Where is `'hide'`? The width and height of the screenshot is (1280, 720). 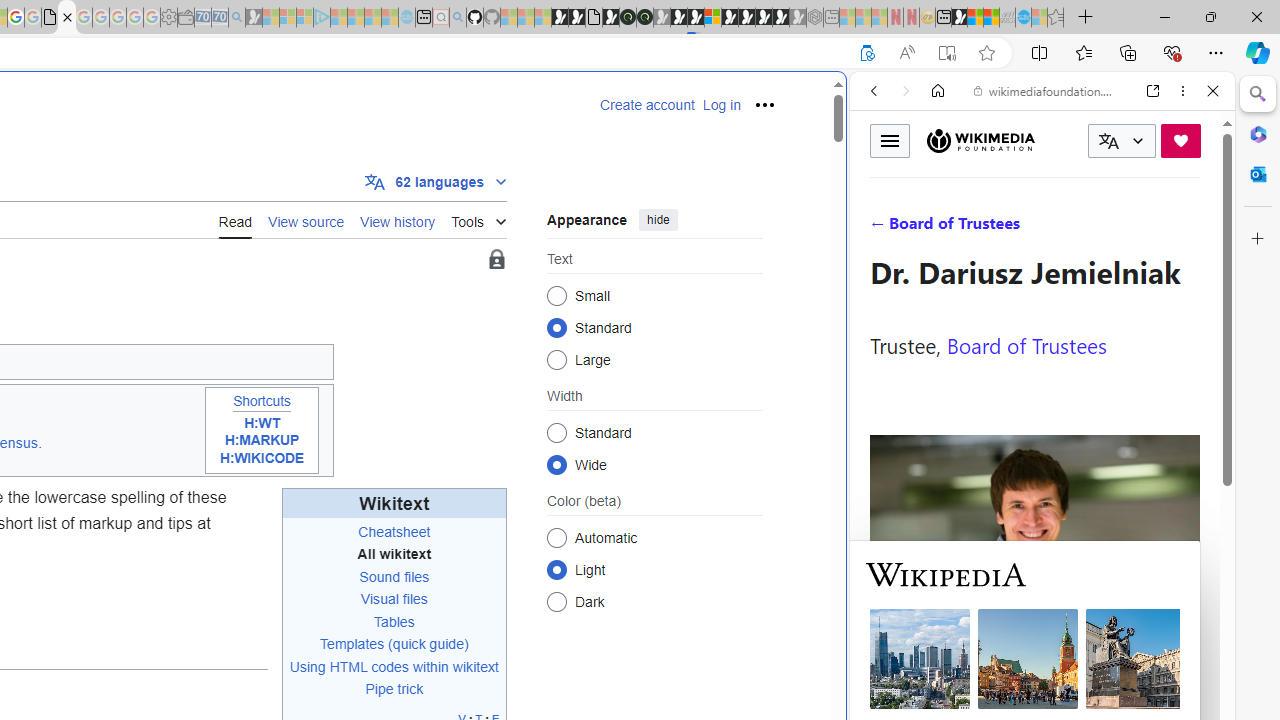
'hide' is located at coordinates (658, 219).